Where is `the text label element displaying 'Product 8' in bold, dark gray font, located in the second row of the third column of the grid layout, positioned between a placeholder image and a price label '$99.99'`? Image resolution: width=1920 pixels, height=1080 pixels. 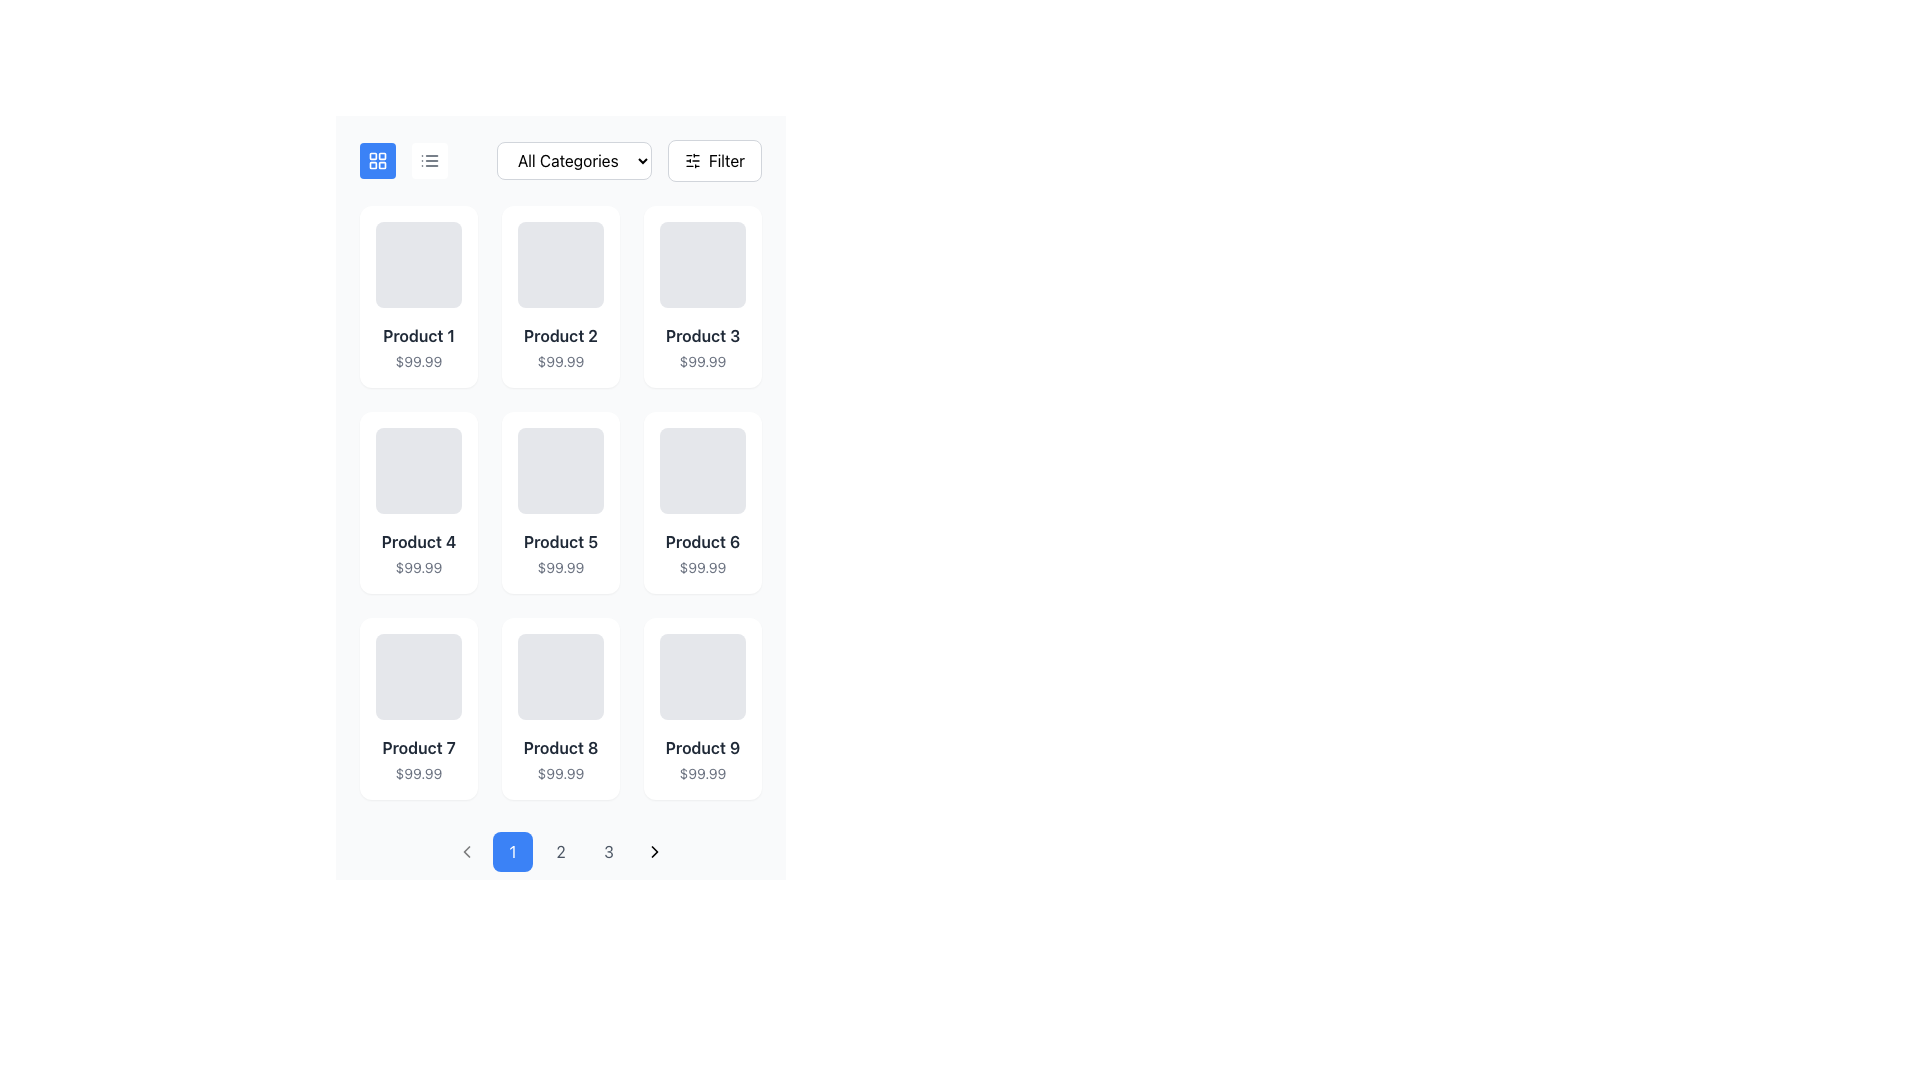 the text label element displaying 'Product 8' in bold, dark gray font, located in the second row of the third column of the grid layout, positioned between a placeholder image and a price label '$99.99' is located at coordinates (560, 748).